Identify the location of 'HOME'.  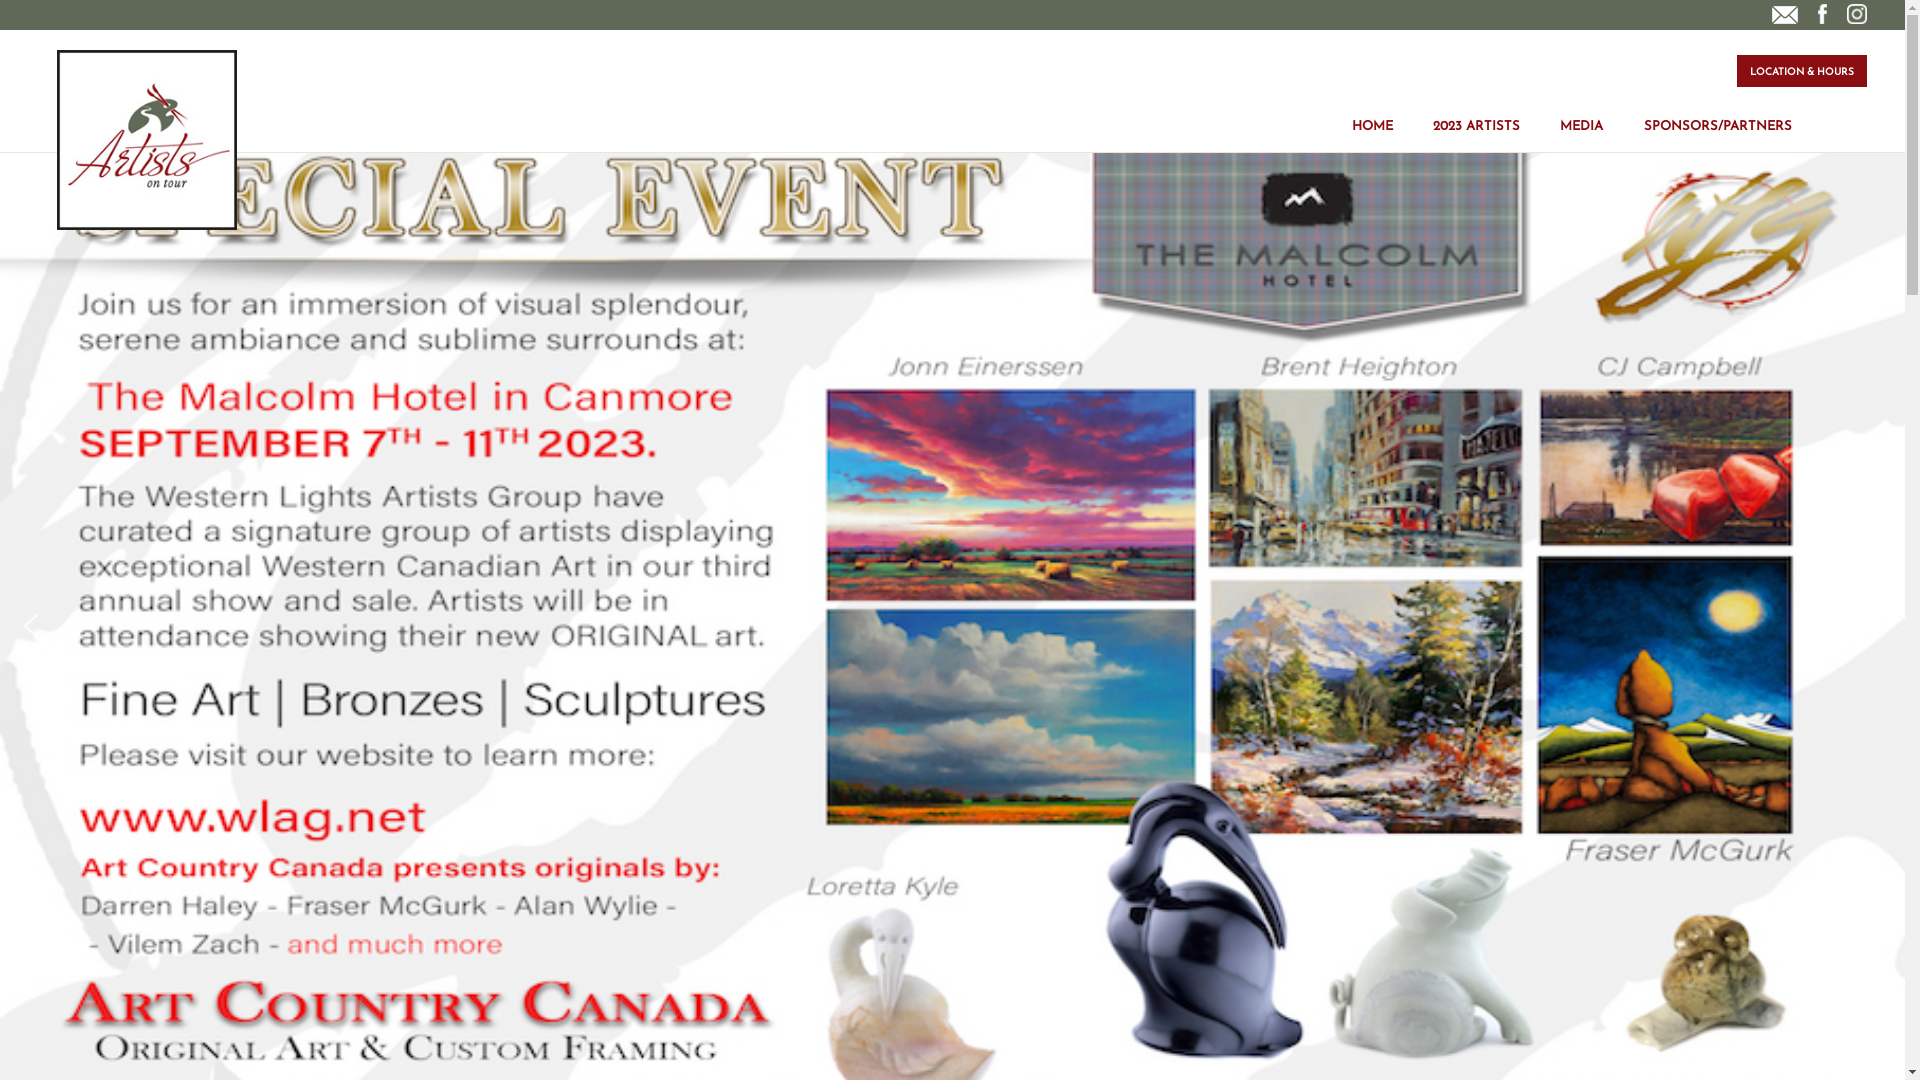
(1352, 111).